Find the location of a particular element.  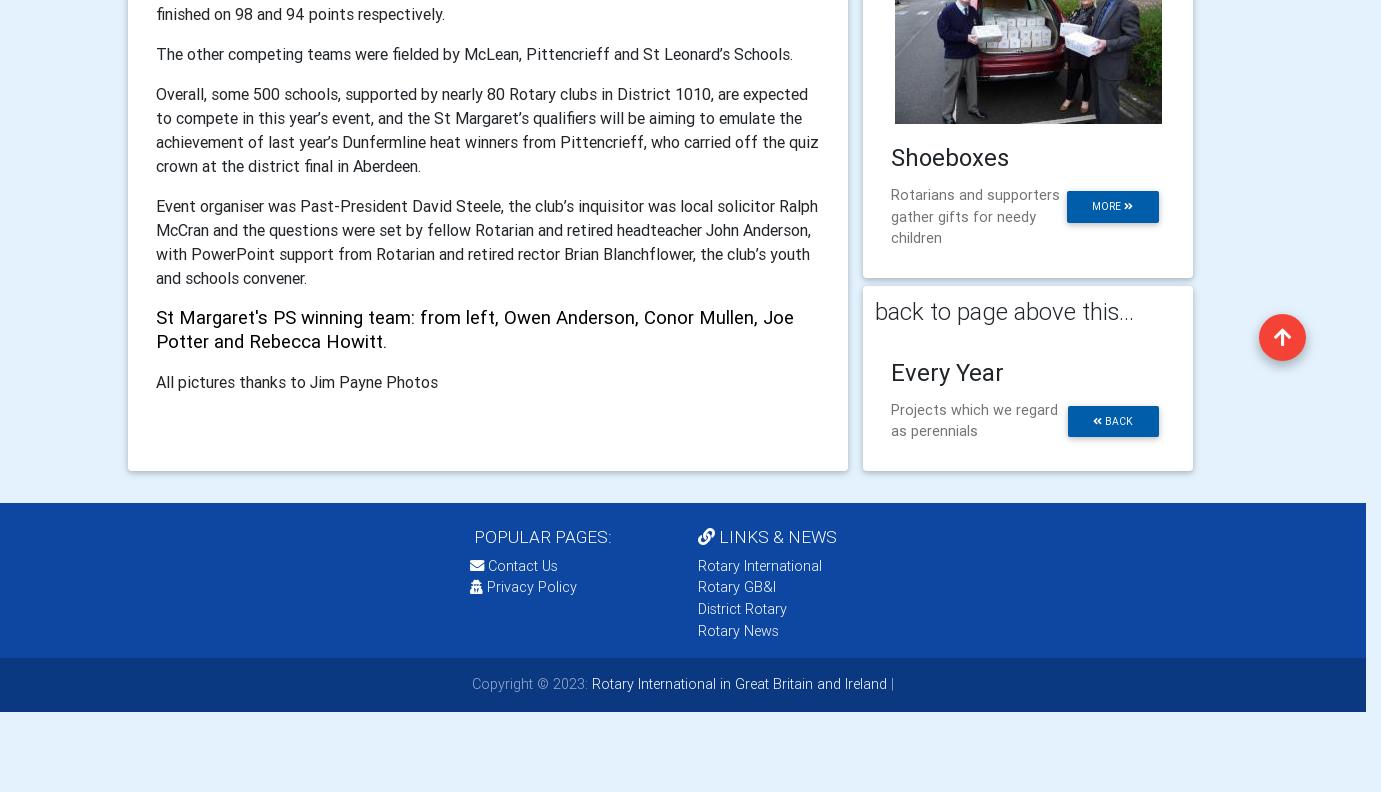

'Copyright © 2023:' is located at coordinates (529, 683).